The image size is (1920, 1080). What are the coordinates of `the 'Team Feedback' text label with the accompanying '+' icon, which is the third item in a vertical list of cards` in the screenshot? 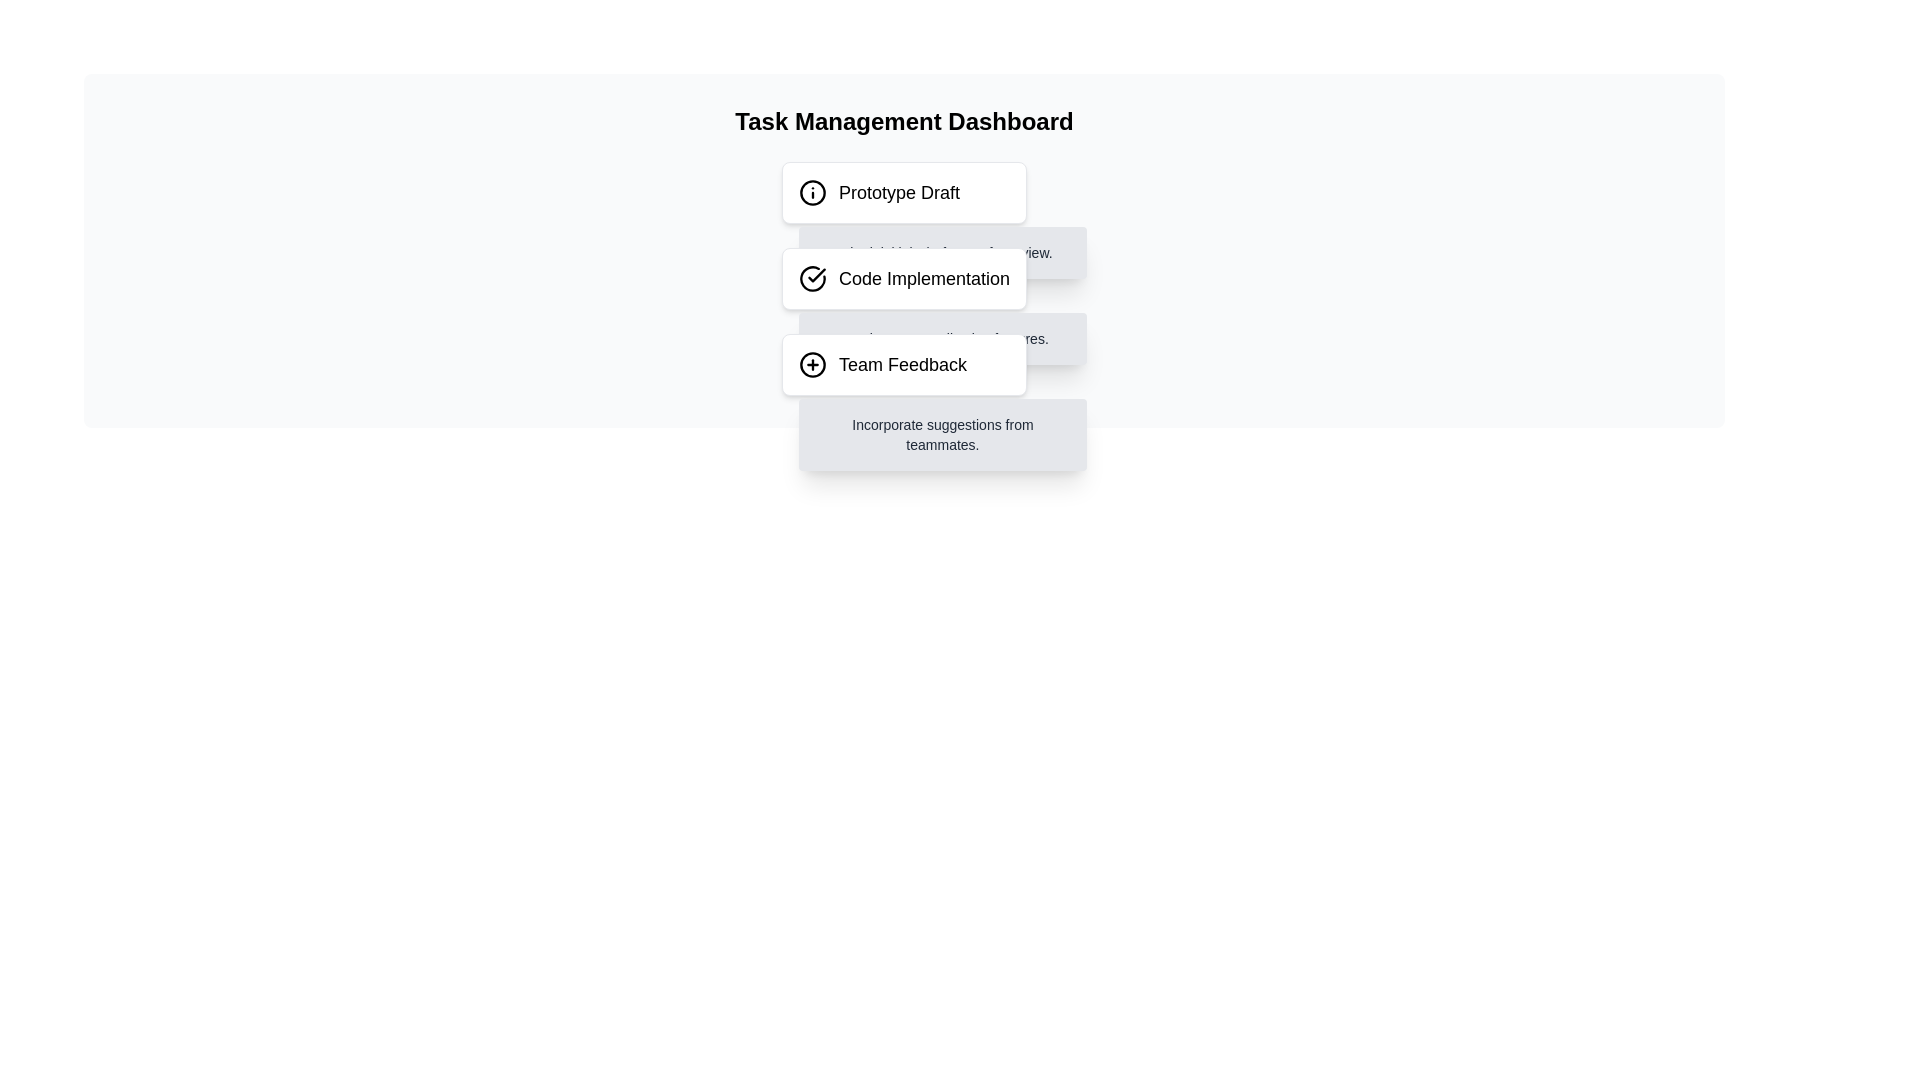 It's located at (903, 365).